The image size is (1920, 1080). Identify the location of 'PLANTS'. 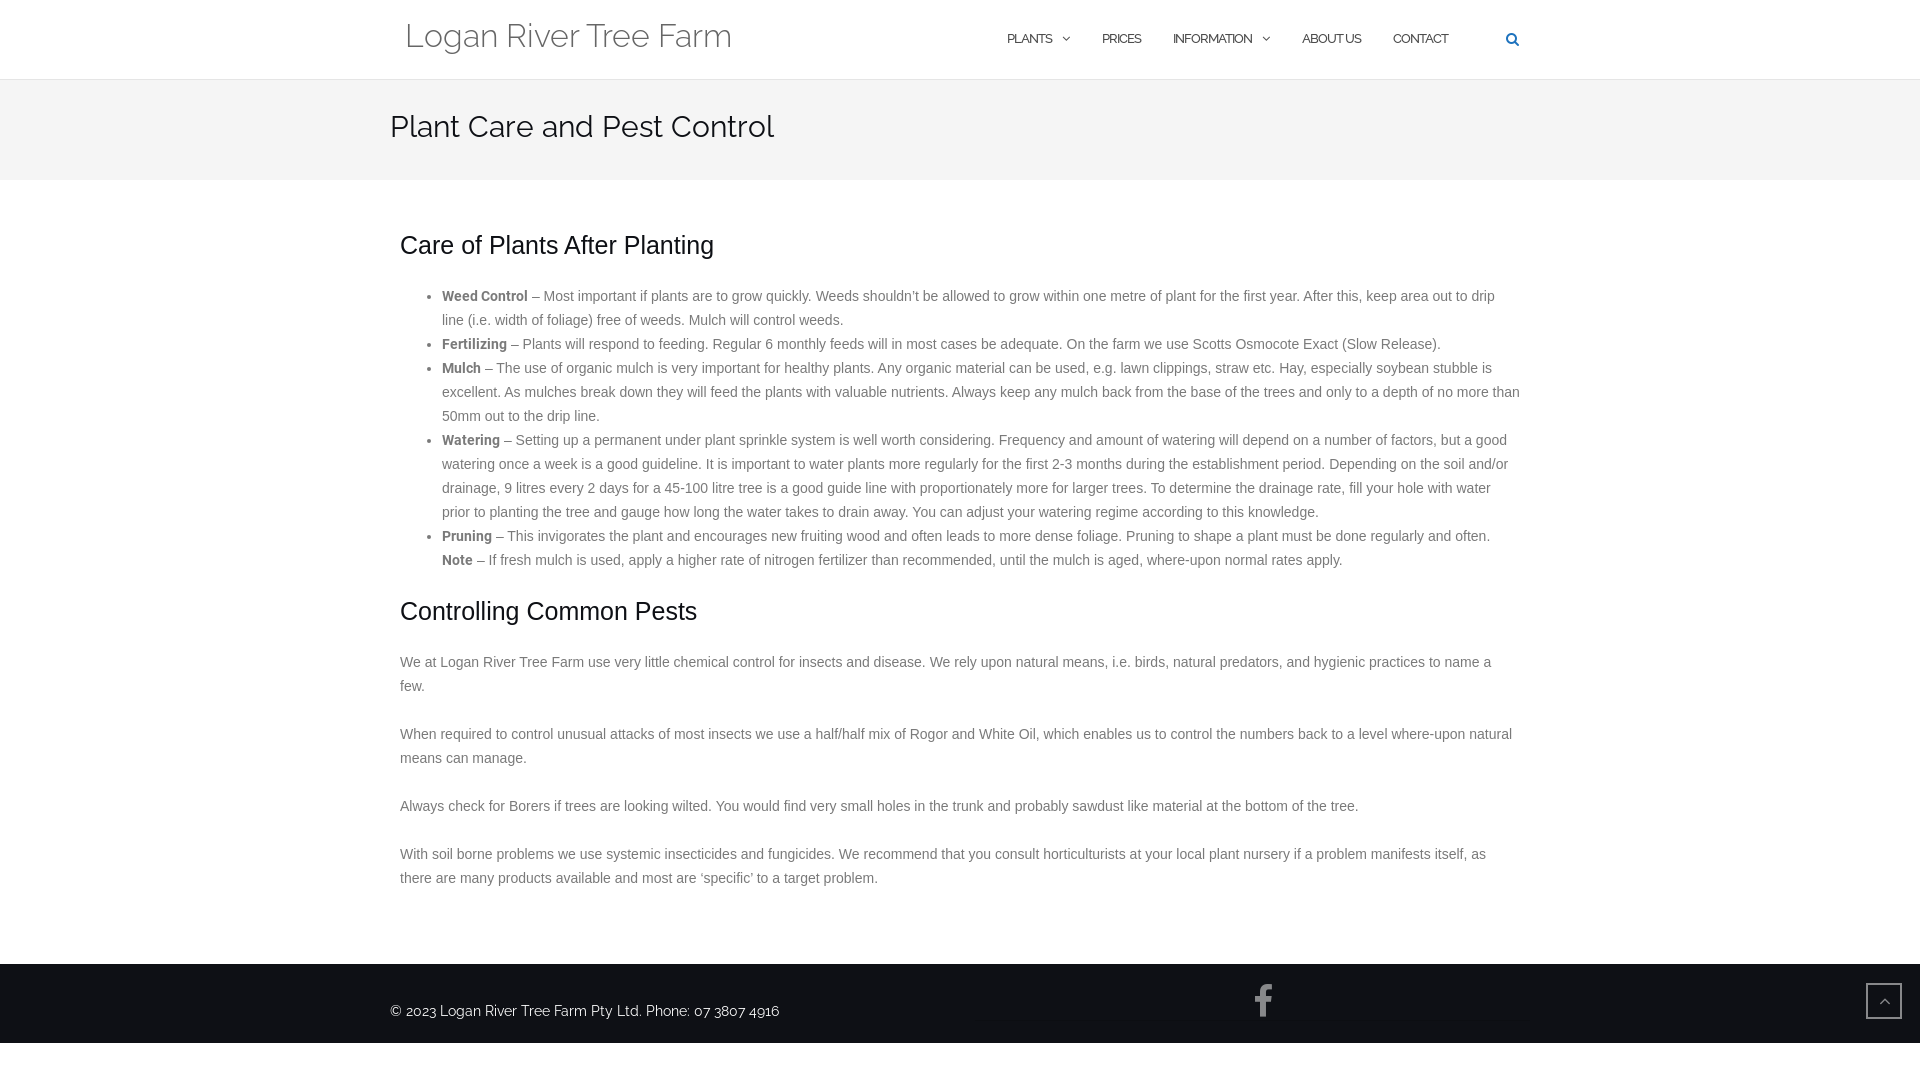
(1029, 39).